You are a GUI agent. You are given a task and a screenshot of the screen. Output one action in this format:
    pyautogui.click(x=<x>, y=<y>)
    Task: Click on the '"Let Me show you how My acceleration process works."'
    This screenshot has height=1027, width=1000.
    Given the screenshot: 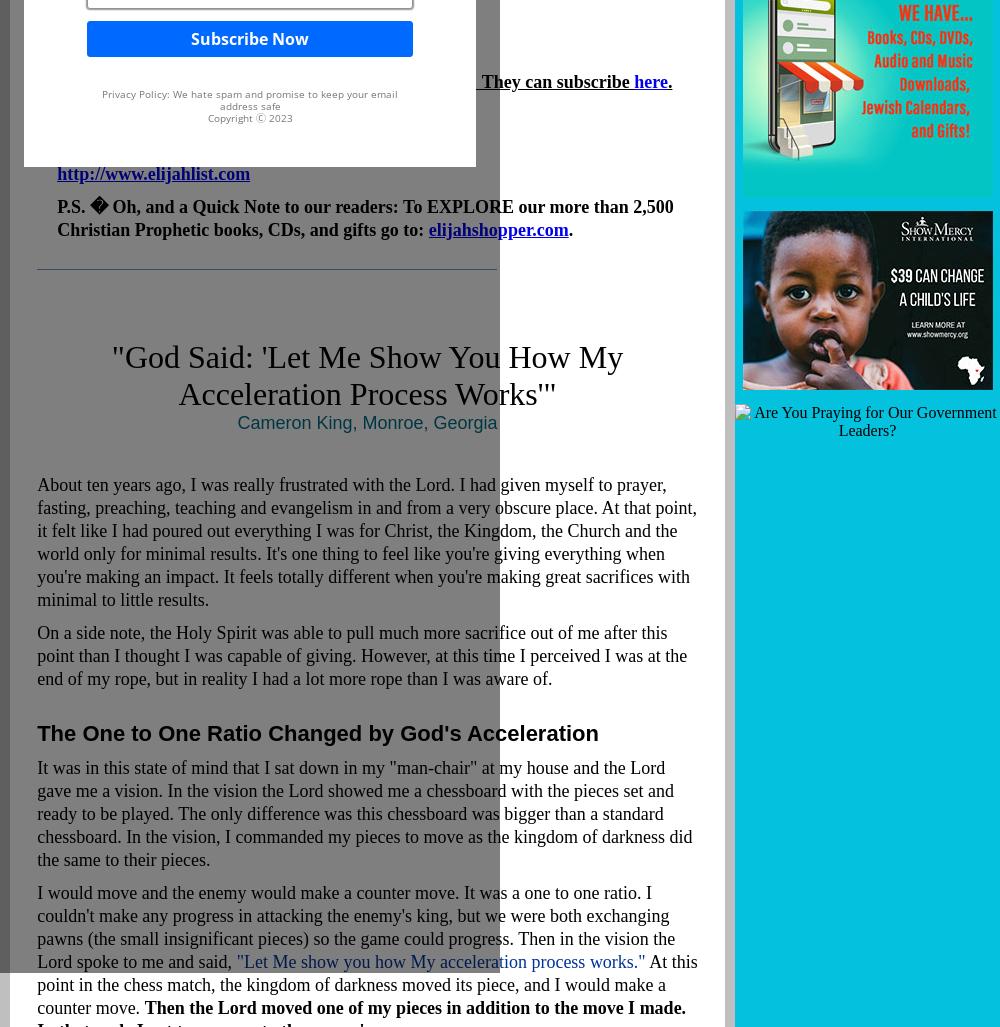 What is the action you would take?
    pyautogui.click(x=439, y=961)
    